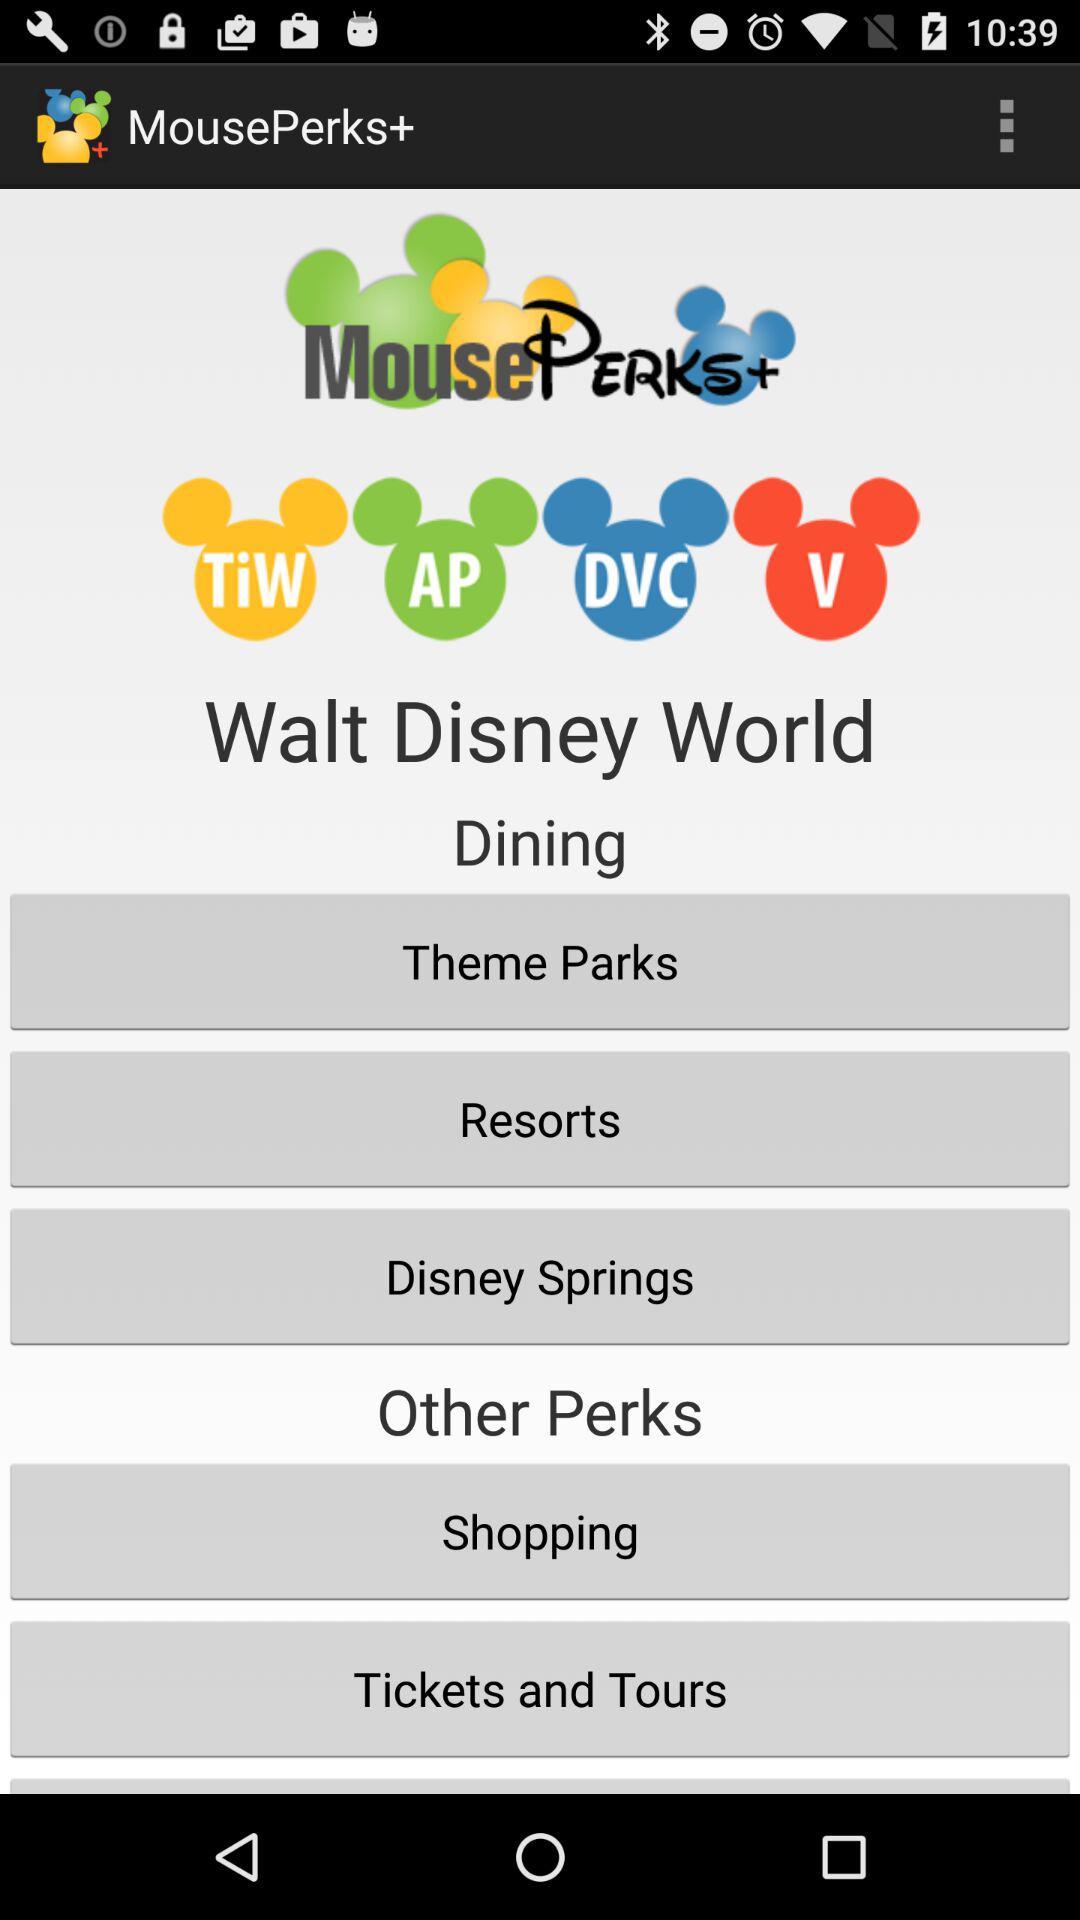  What do you see at coordinates (540, 1780) in the screenshot?
I see `the recreation and relaxation` at bounding box center [540, 1780].